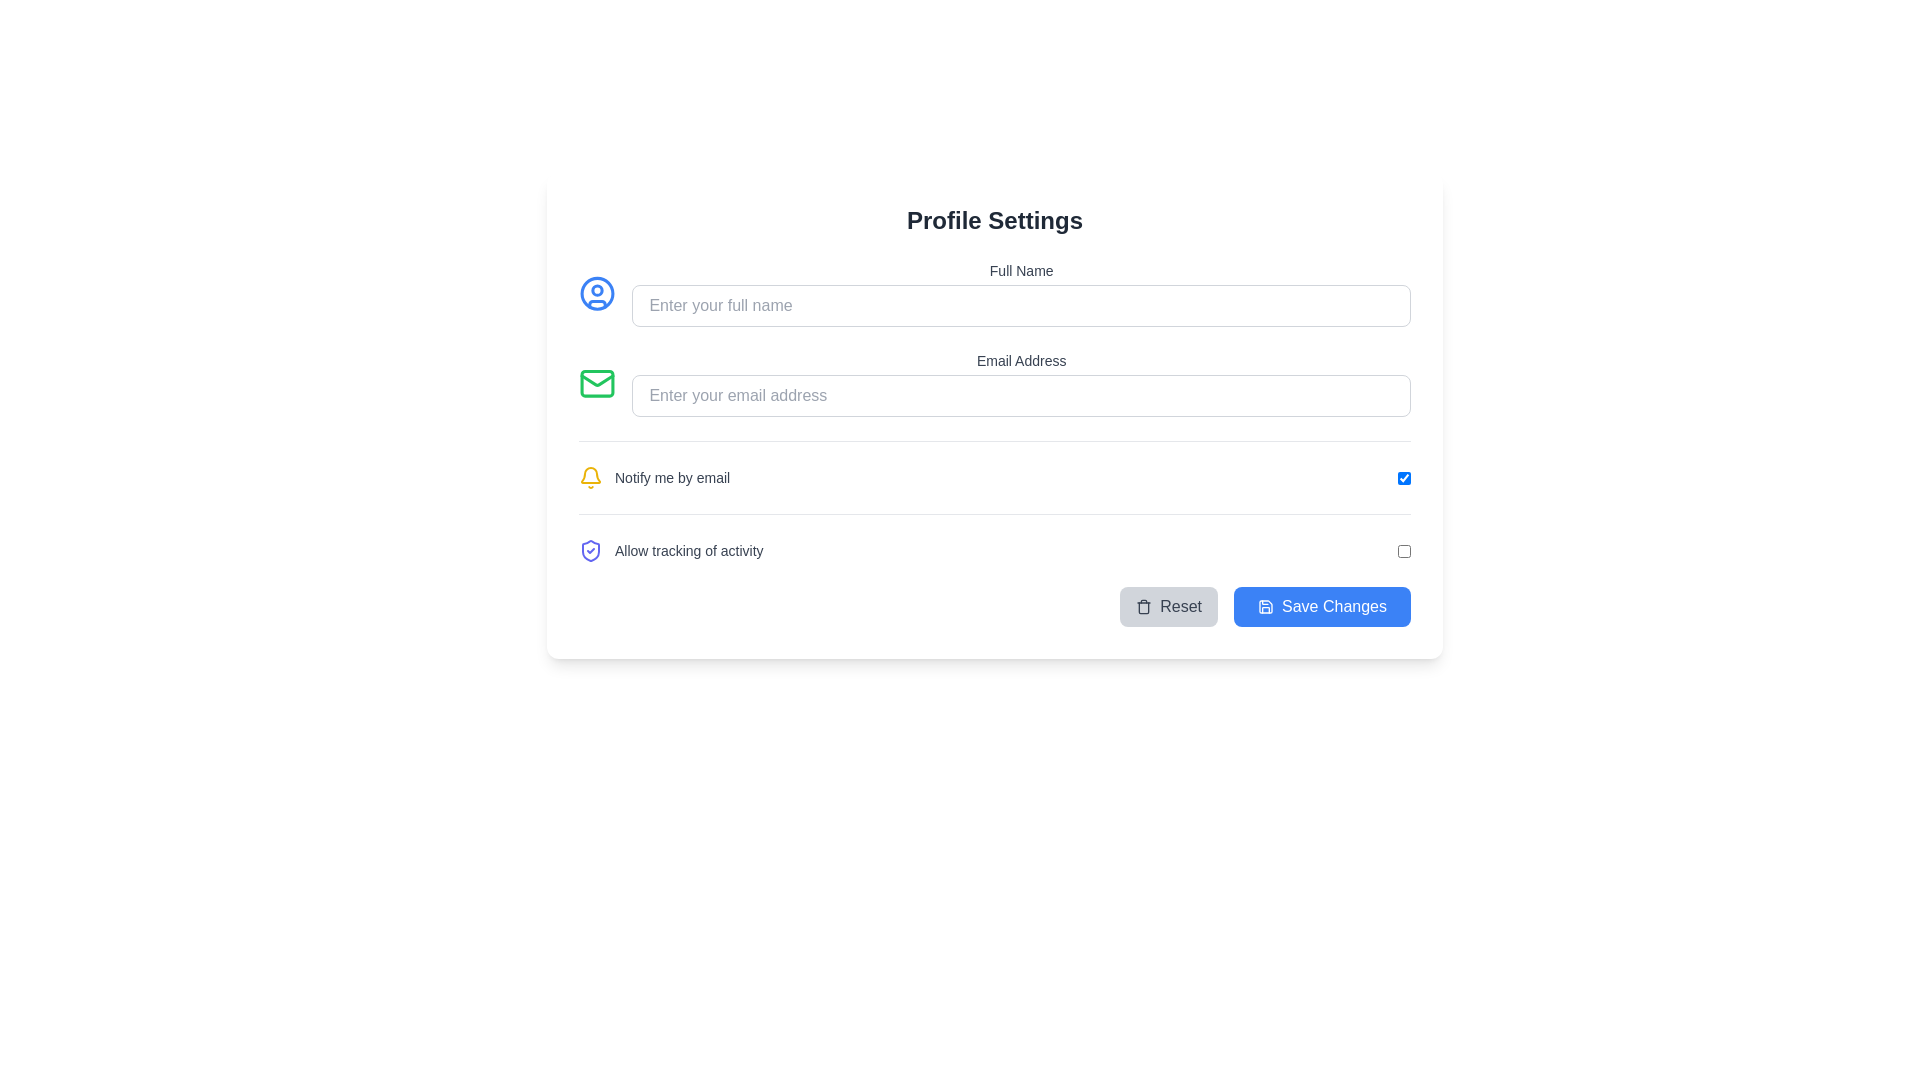 Image resolution: width=1920 pixels, height=1080 pixels. What do you see at coordinates (596, 384) in the screenshot?
I see `the bright green rectangular shape with rounded corners inside the envelope icon, which is located to the left of the 'Enter your email address' text box in the 'Profile Settings' section` at bounding box center [596, 384].